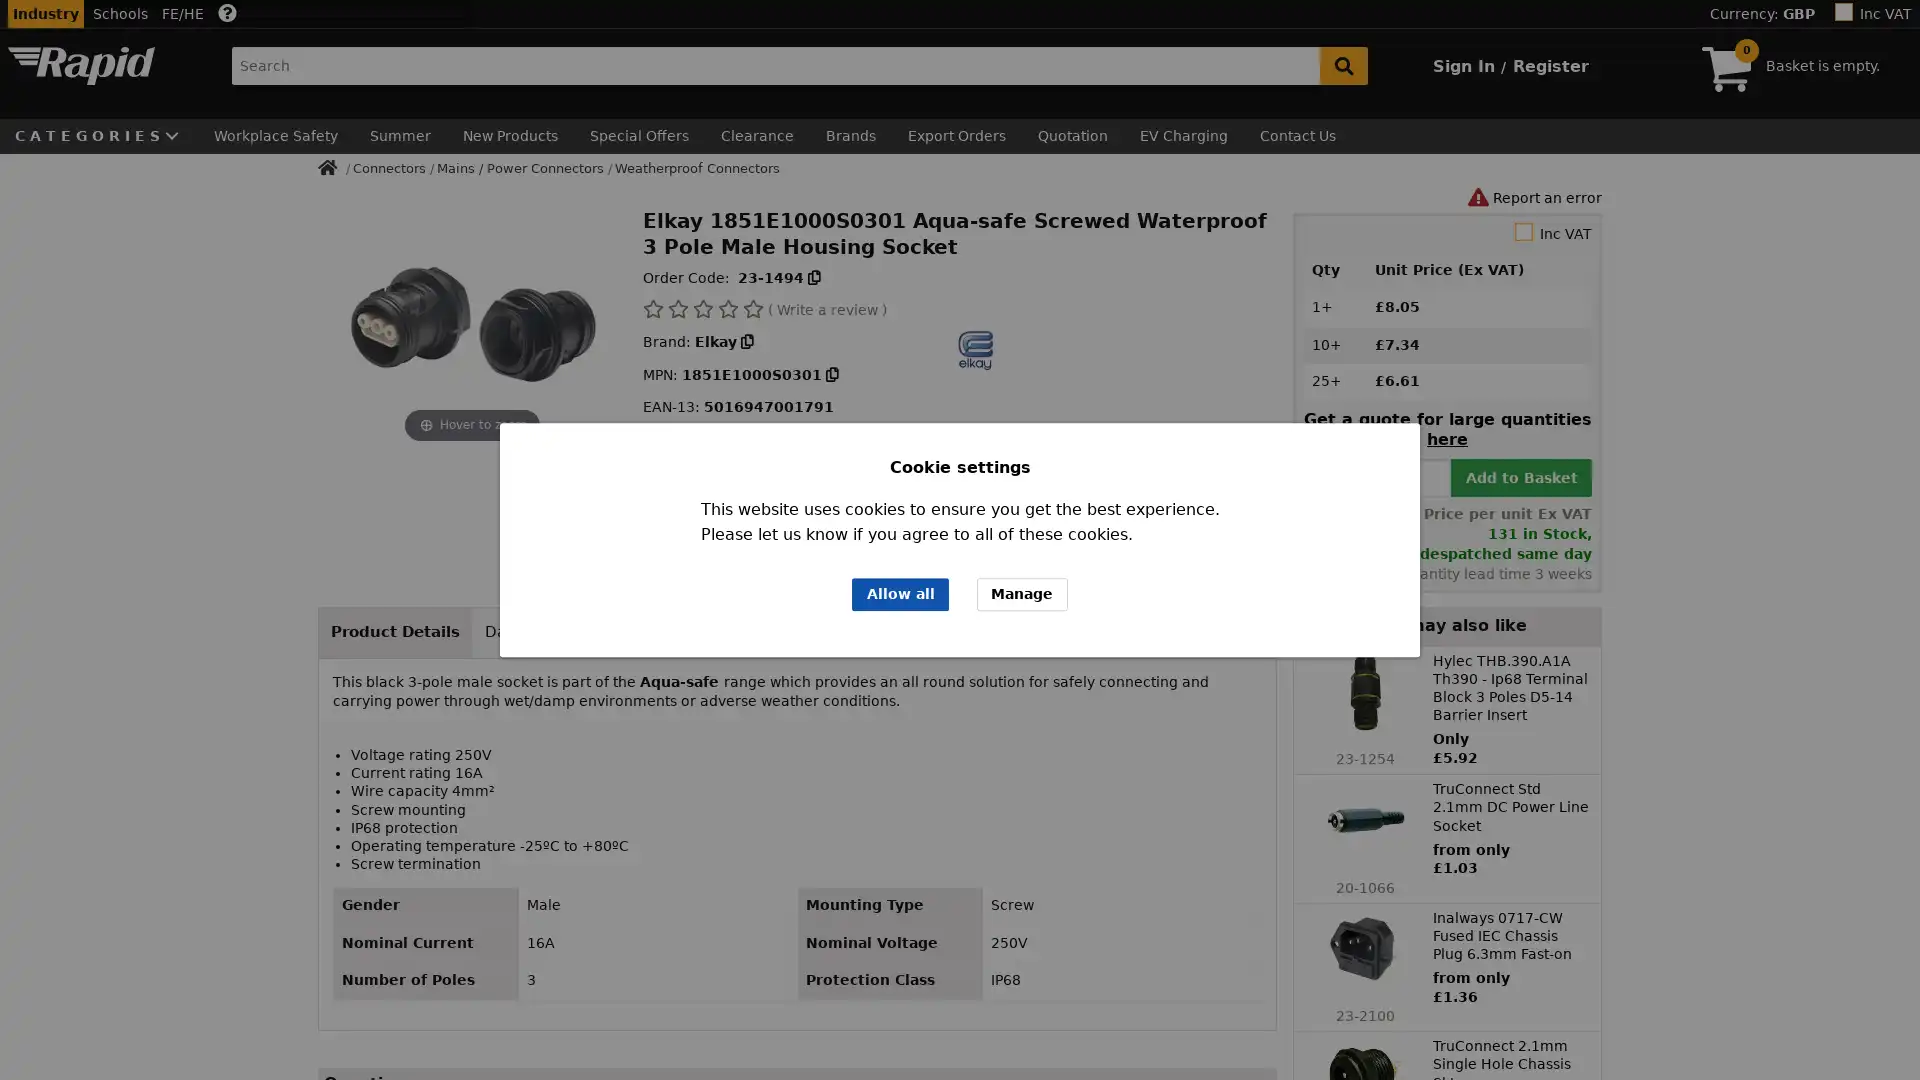 The height and width of the screenshot is (1080, 1920). I want to click on Allow all, so click(899, 593).